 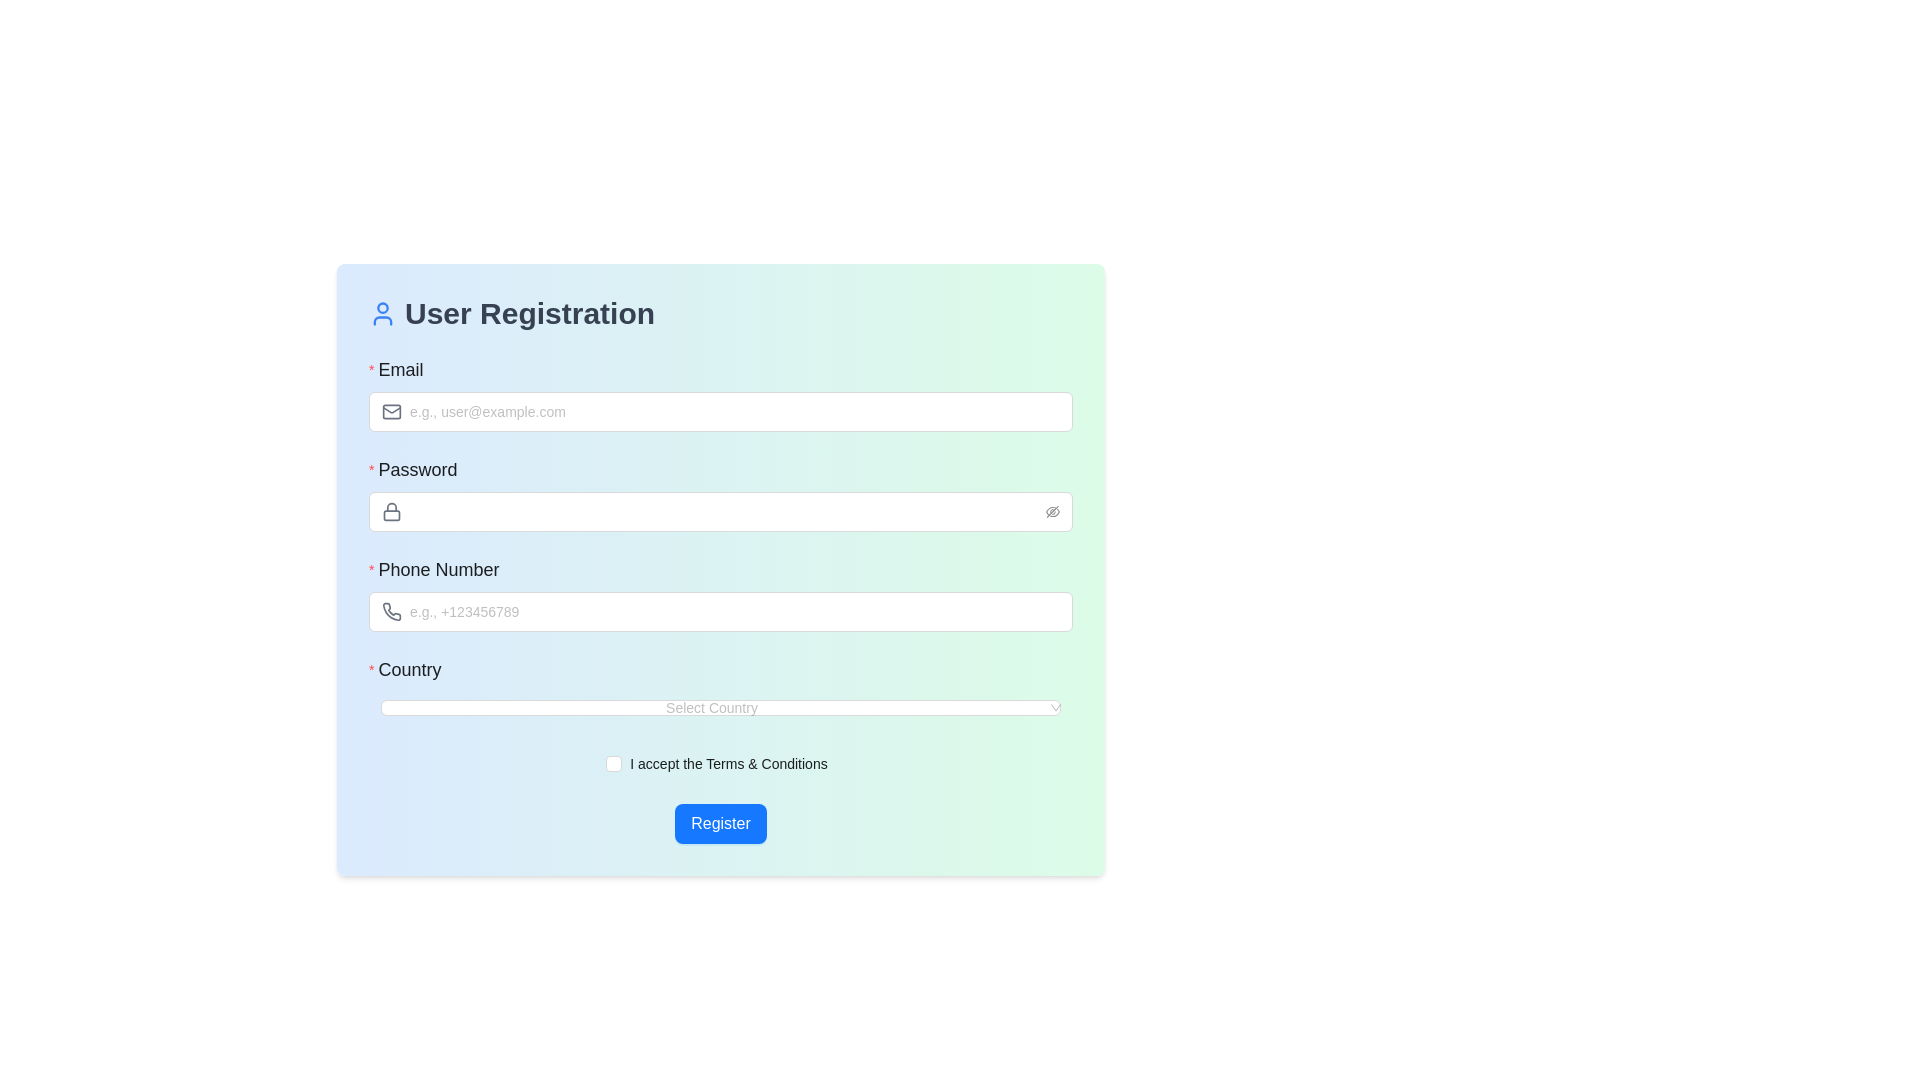 What do you see at coordinates (720, 763) in the screenshot?
I see `the 'Terms & Conditions' hyperlink next to the checkbox in the user registration form` at bounding box center [720, 763].